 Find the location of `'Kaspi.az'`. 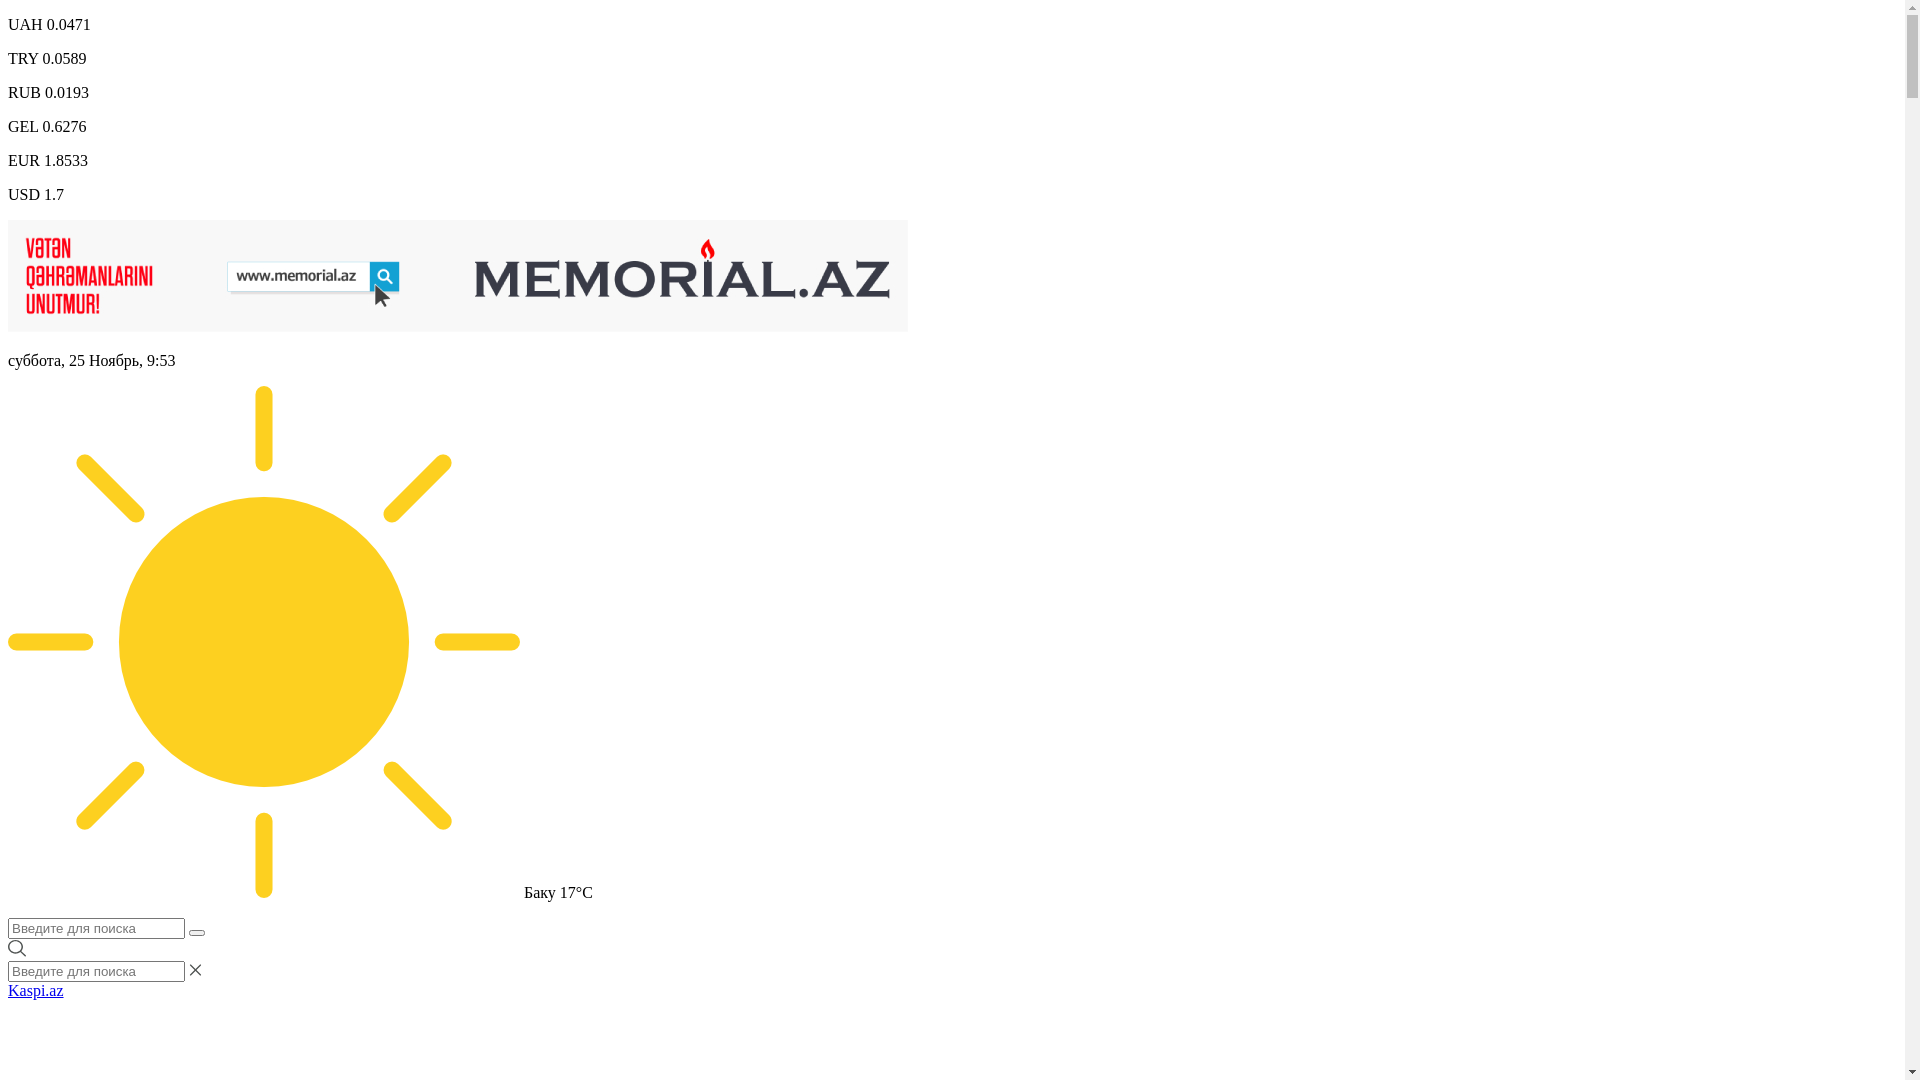

'Kaspi.az' is located at coordinates (35, 990).